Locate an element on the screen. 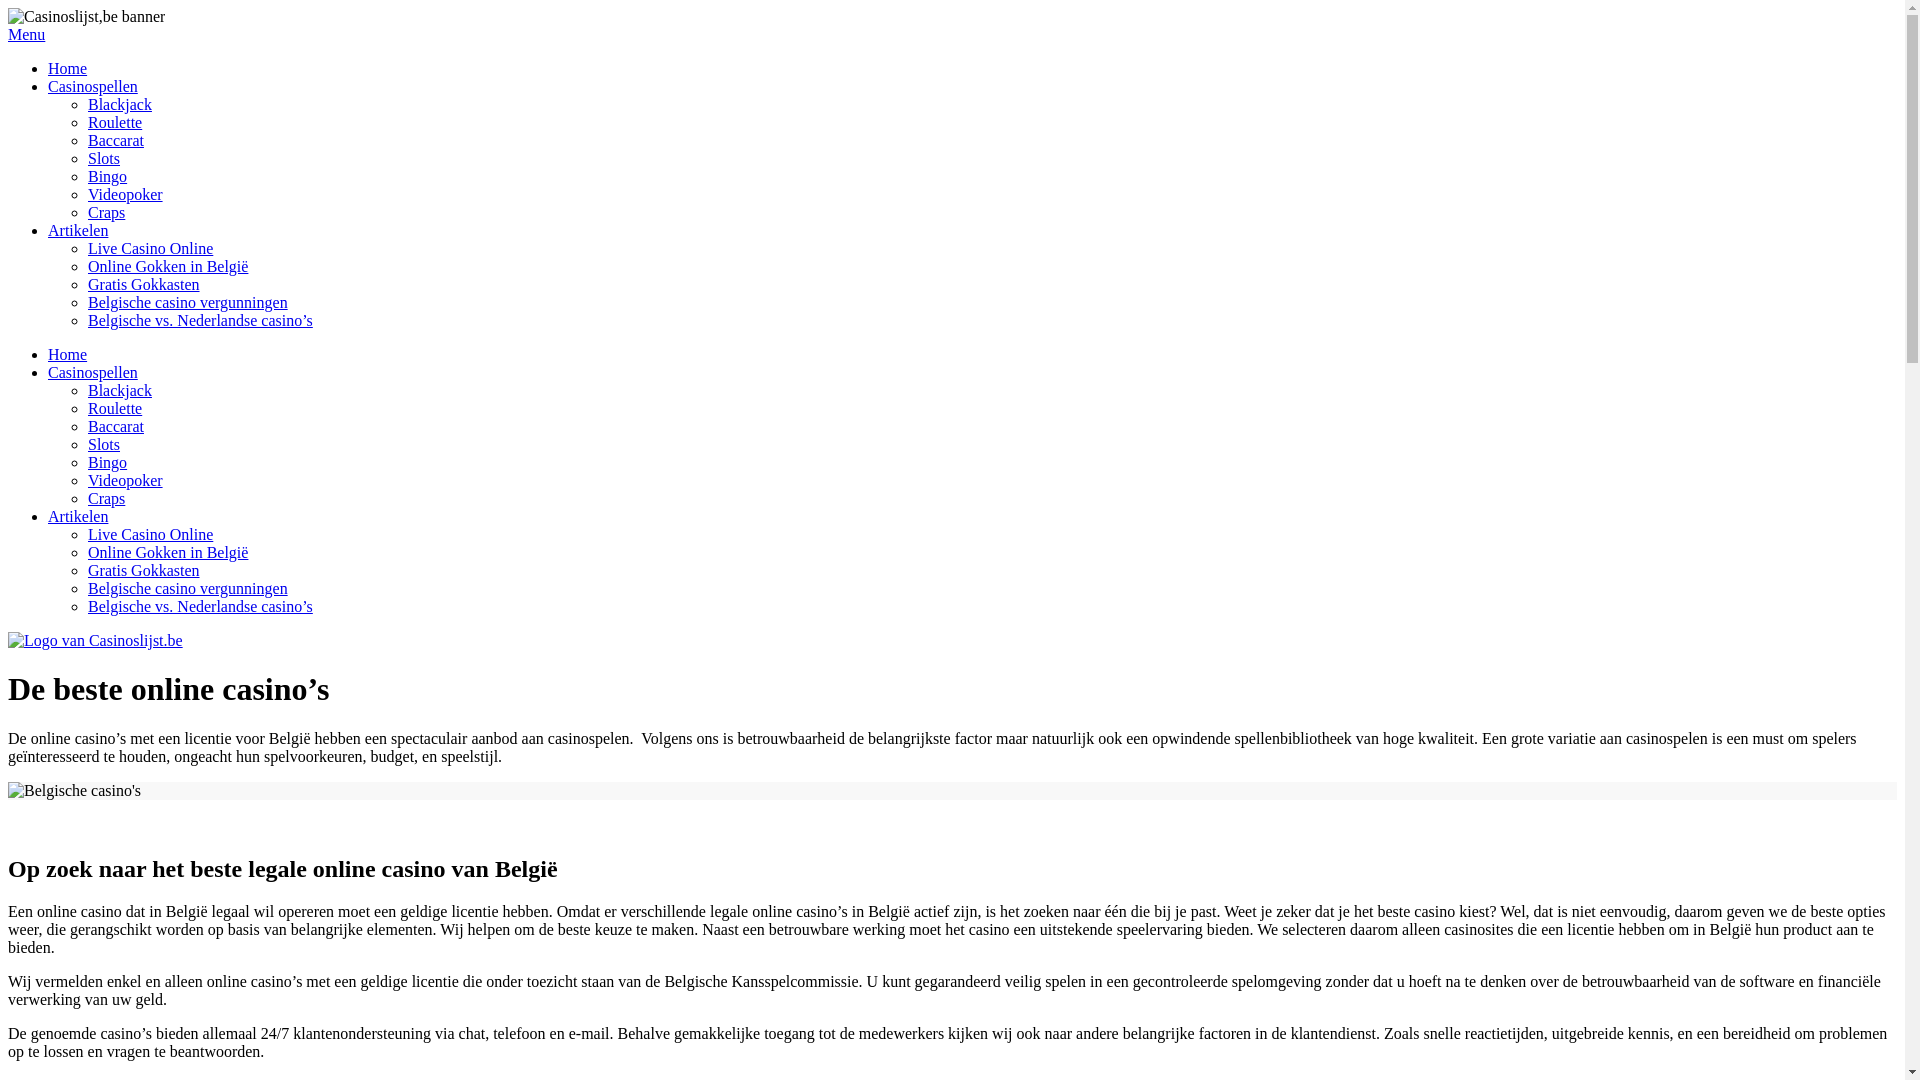 Image resolution: width=1920 pixels, height=1080 pixels. 'Craps' is located at coordinates (105, 212).